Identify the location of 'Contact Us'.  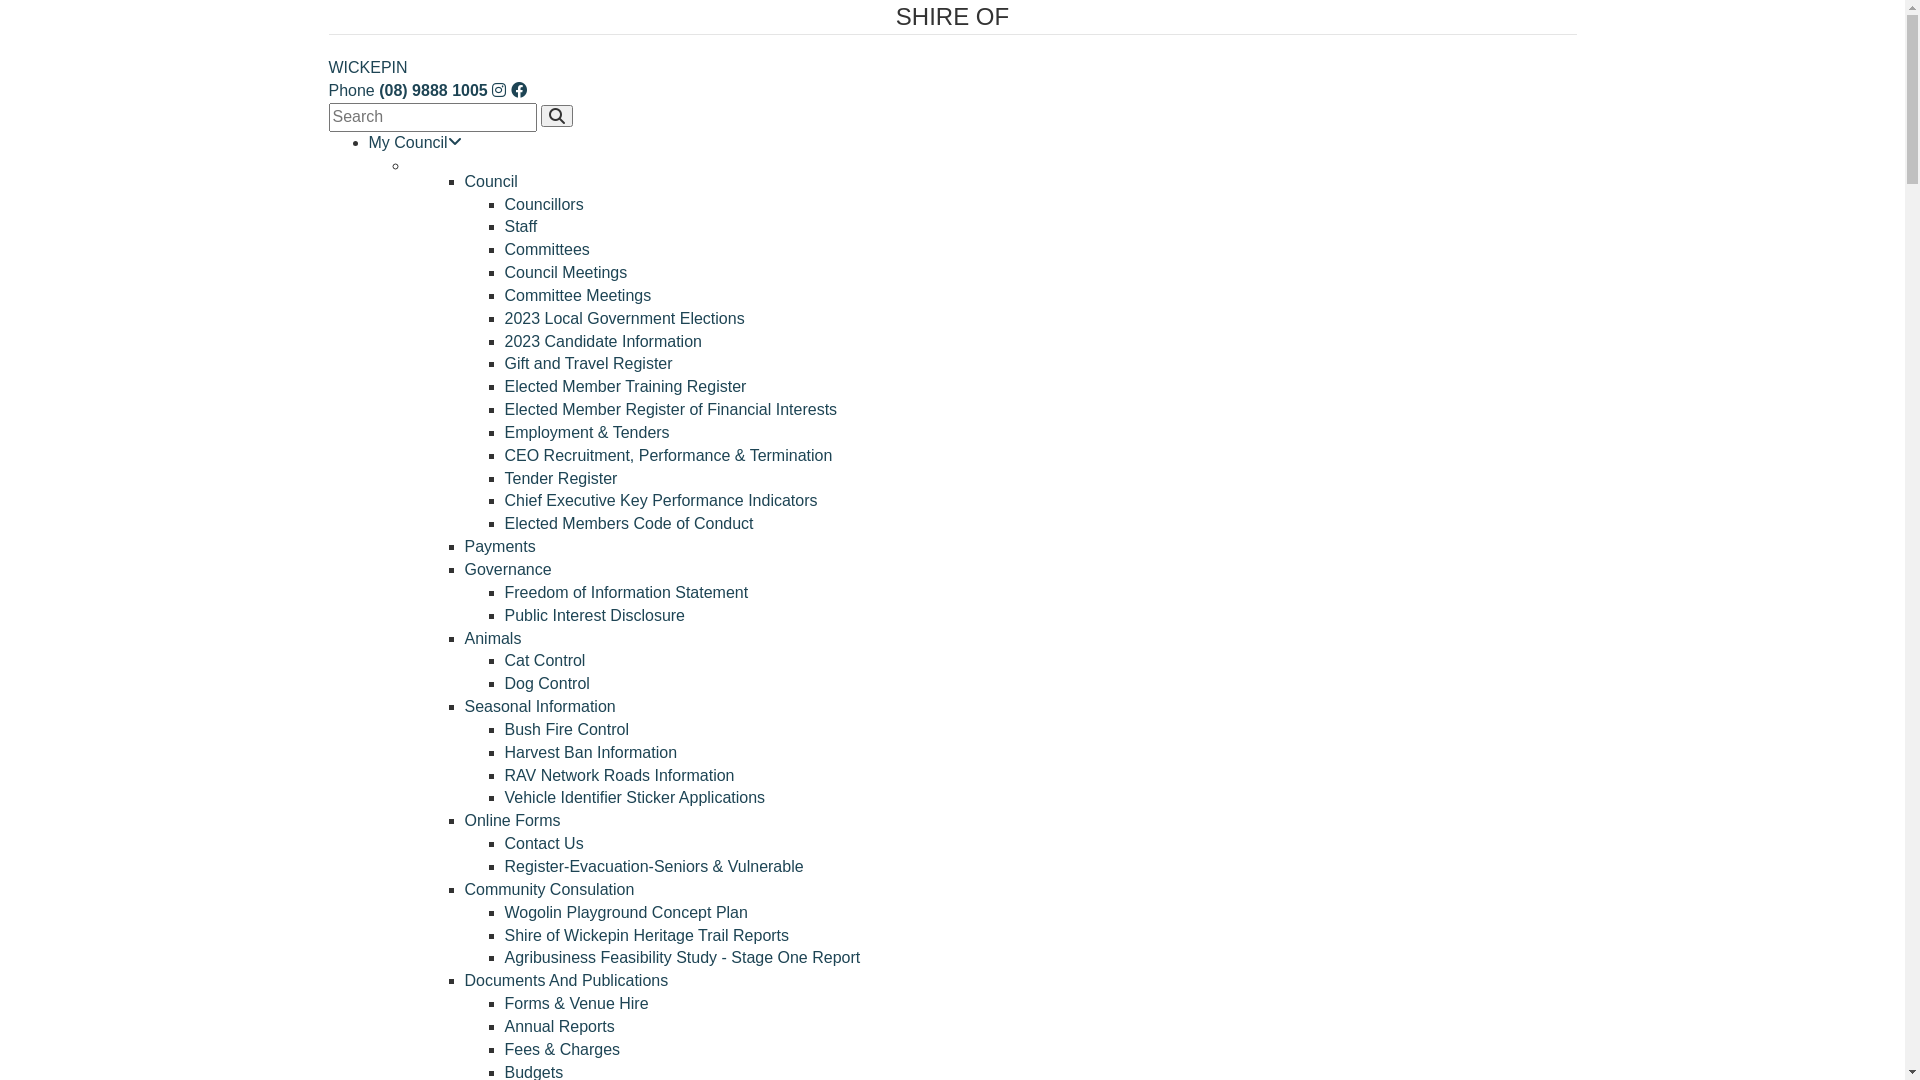
(504, 843).